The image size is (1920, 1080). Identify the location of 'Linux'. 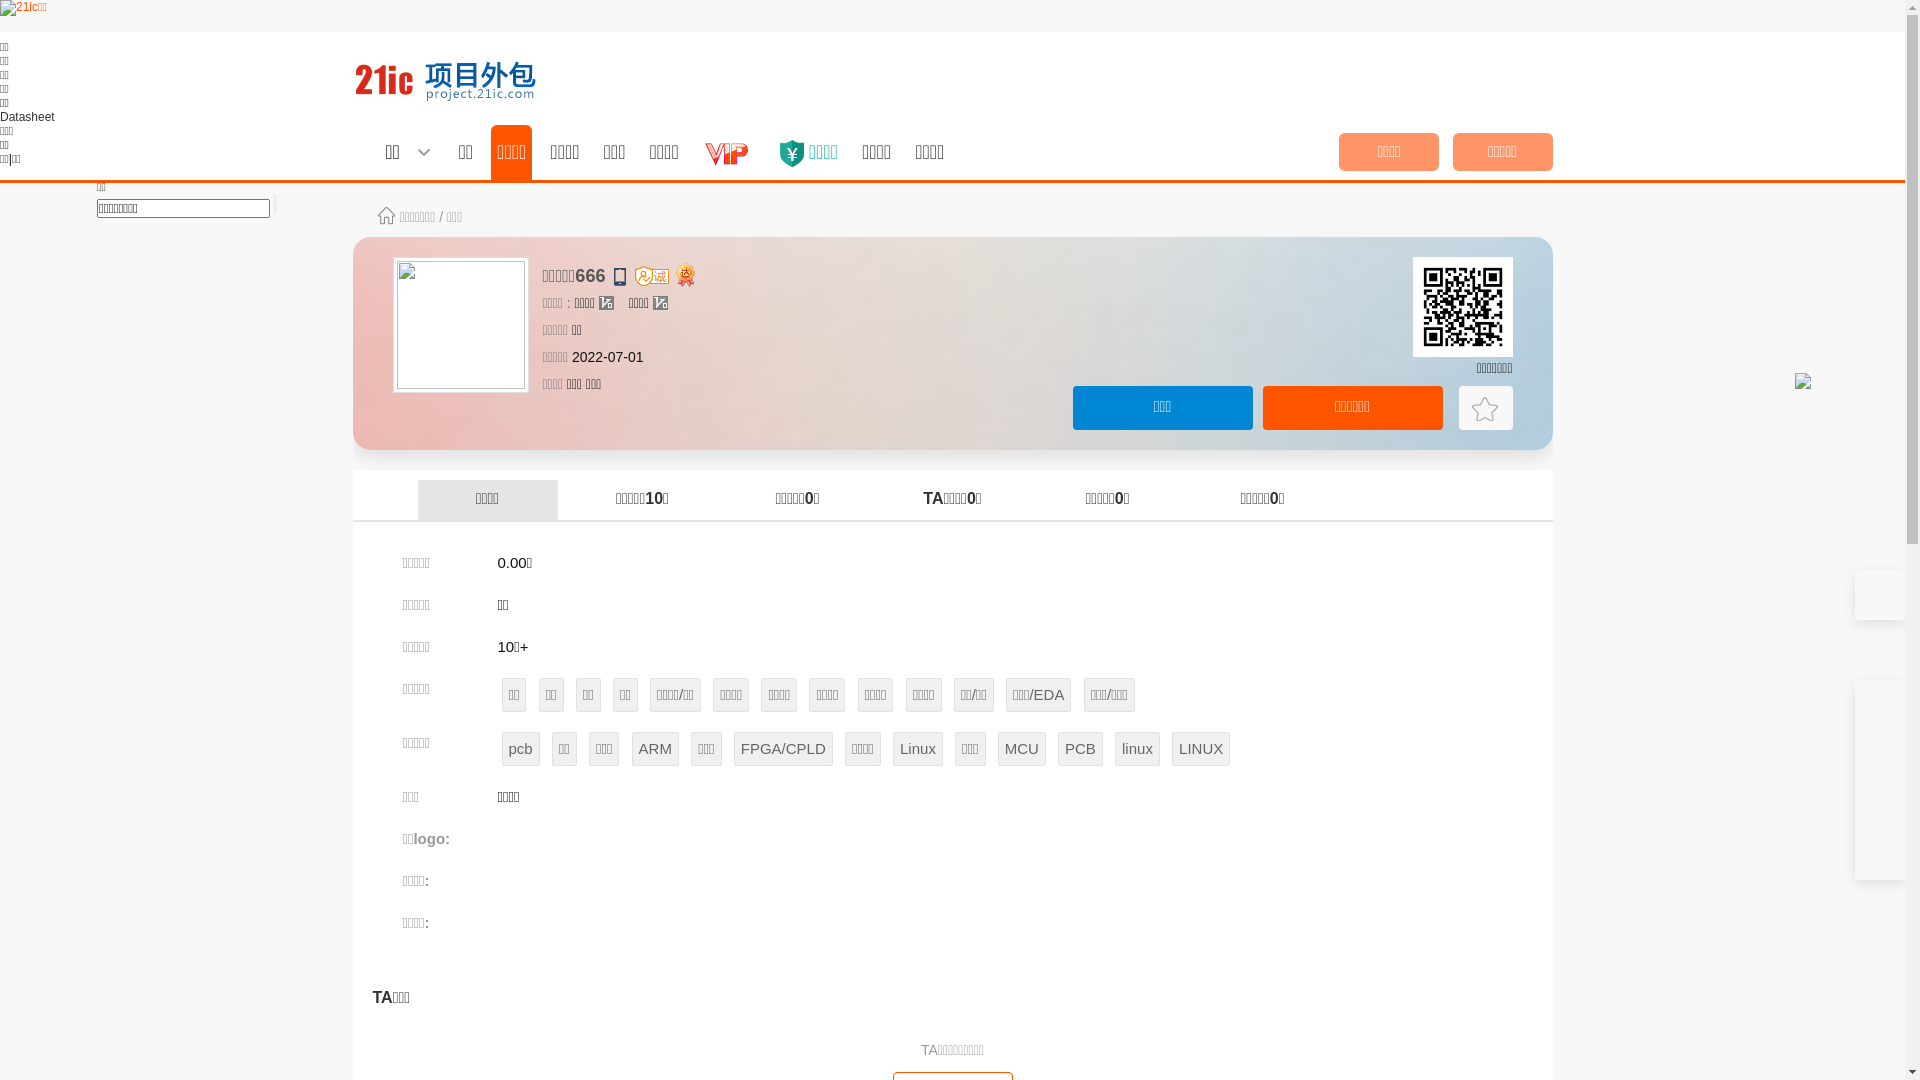
(916, 748).